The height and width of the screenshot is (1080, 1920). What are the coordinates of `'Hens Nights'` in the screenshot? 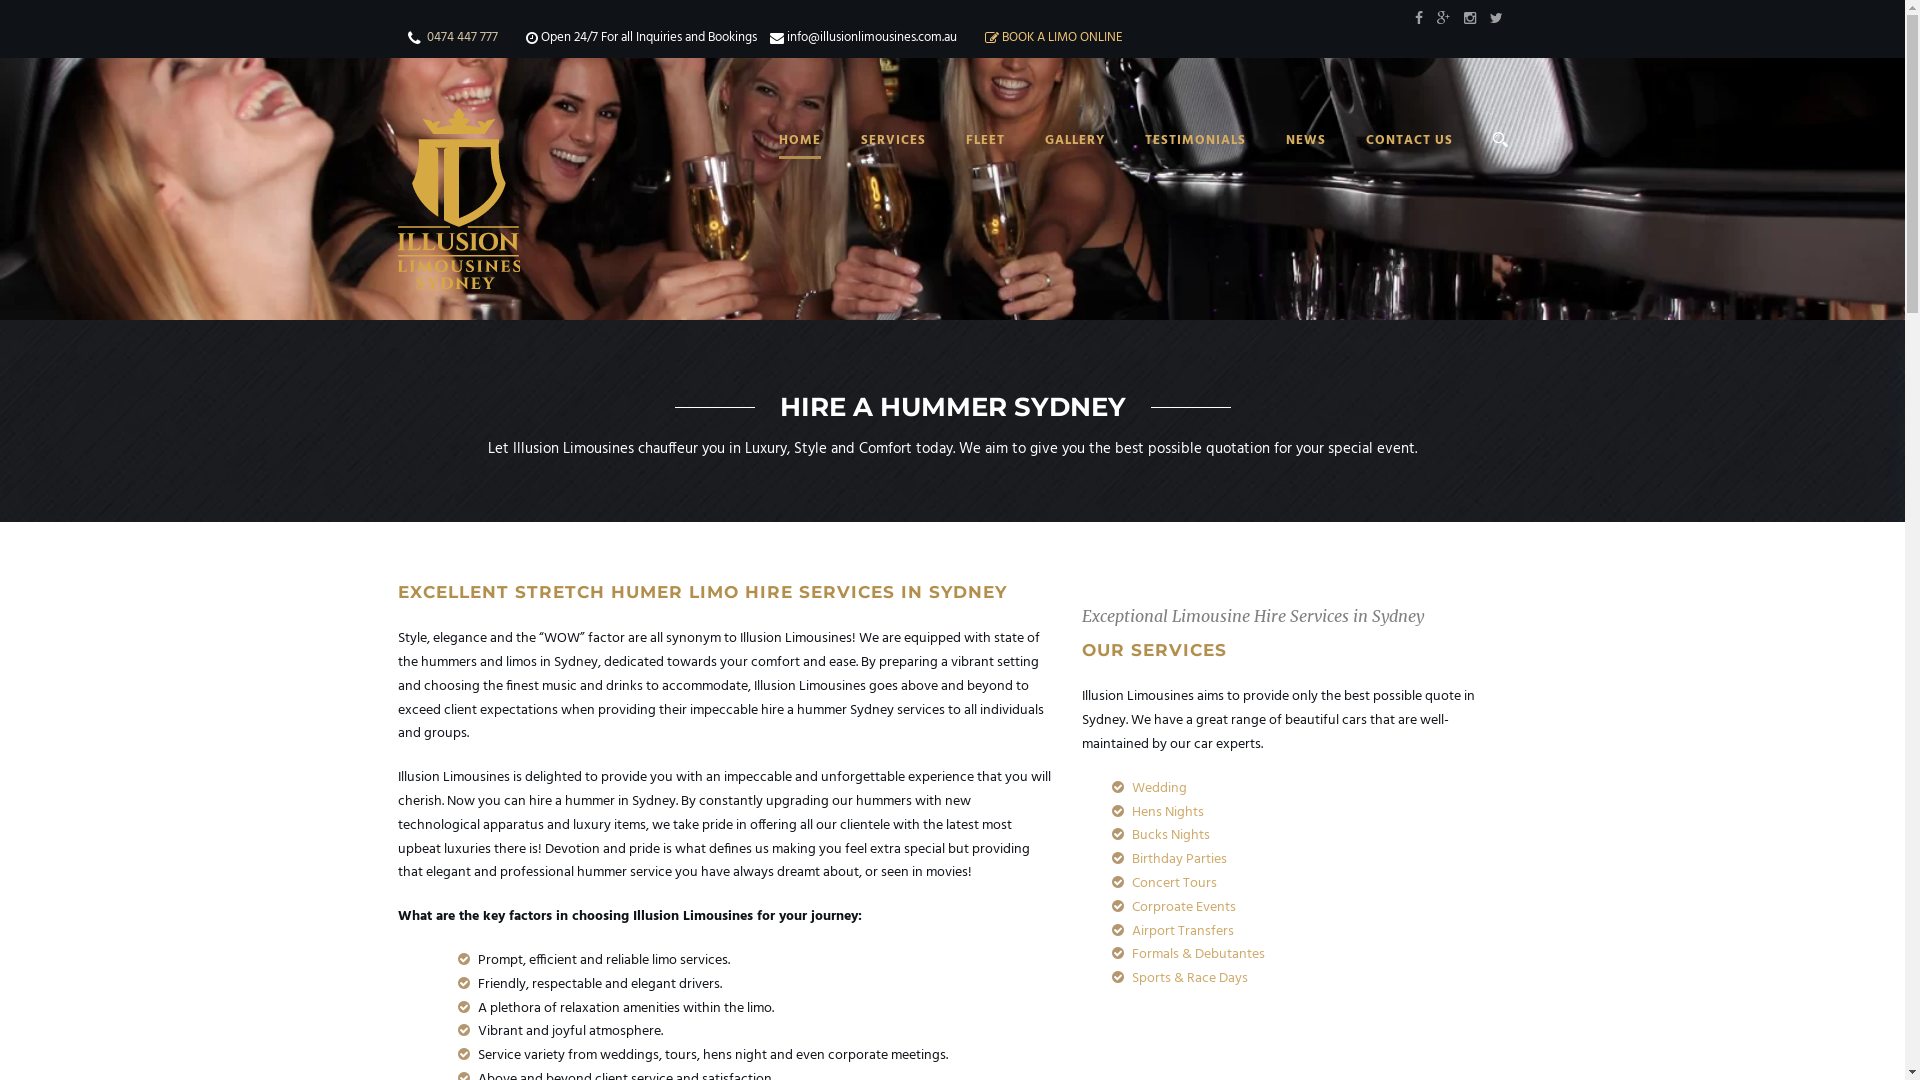 It's located at (1167, 812).